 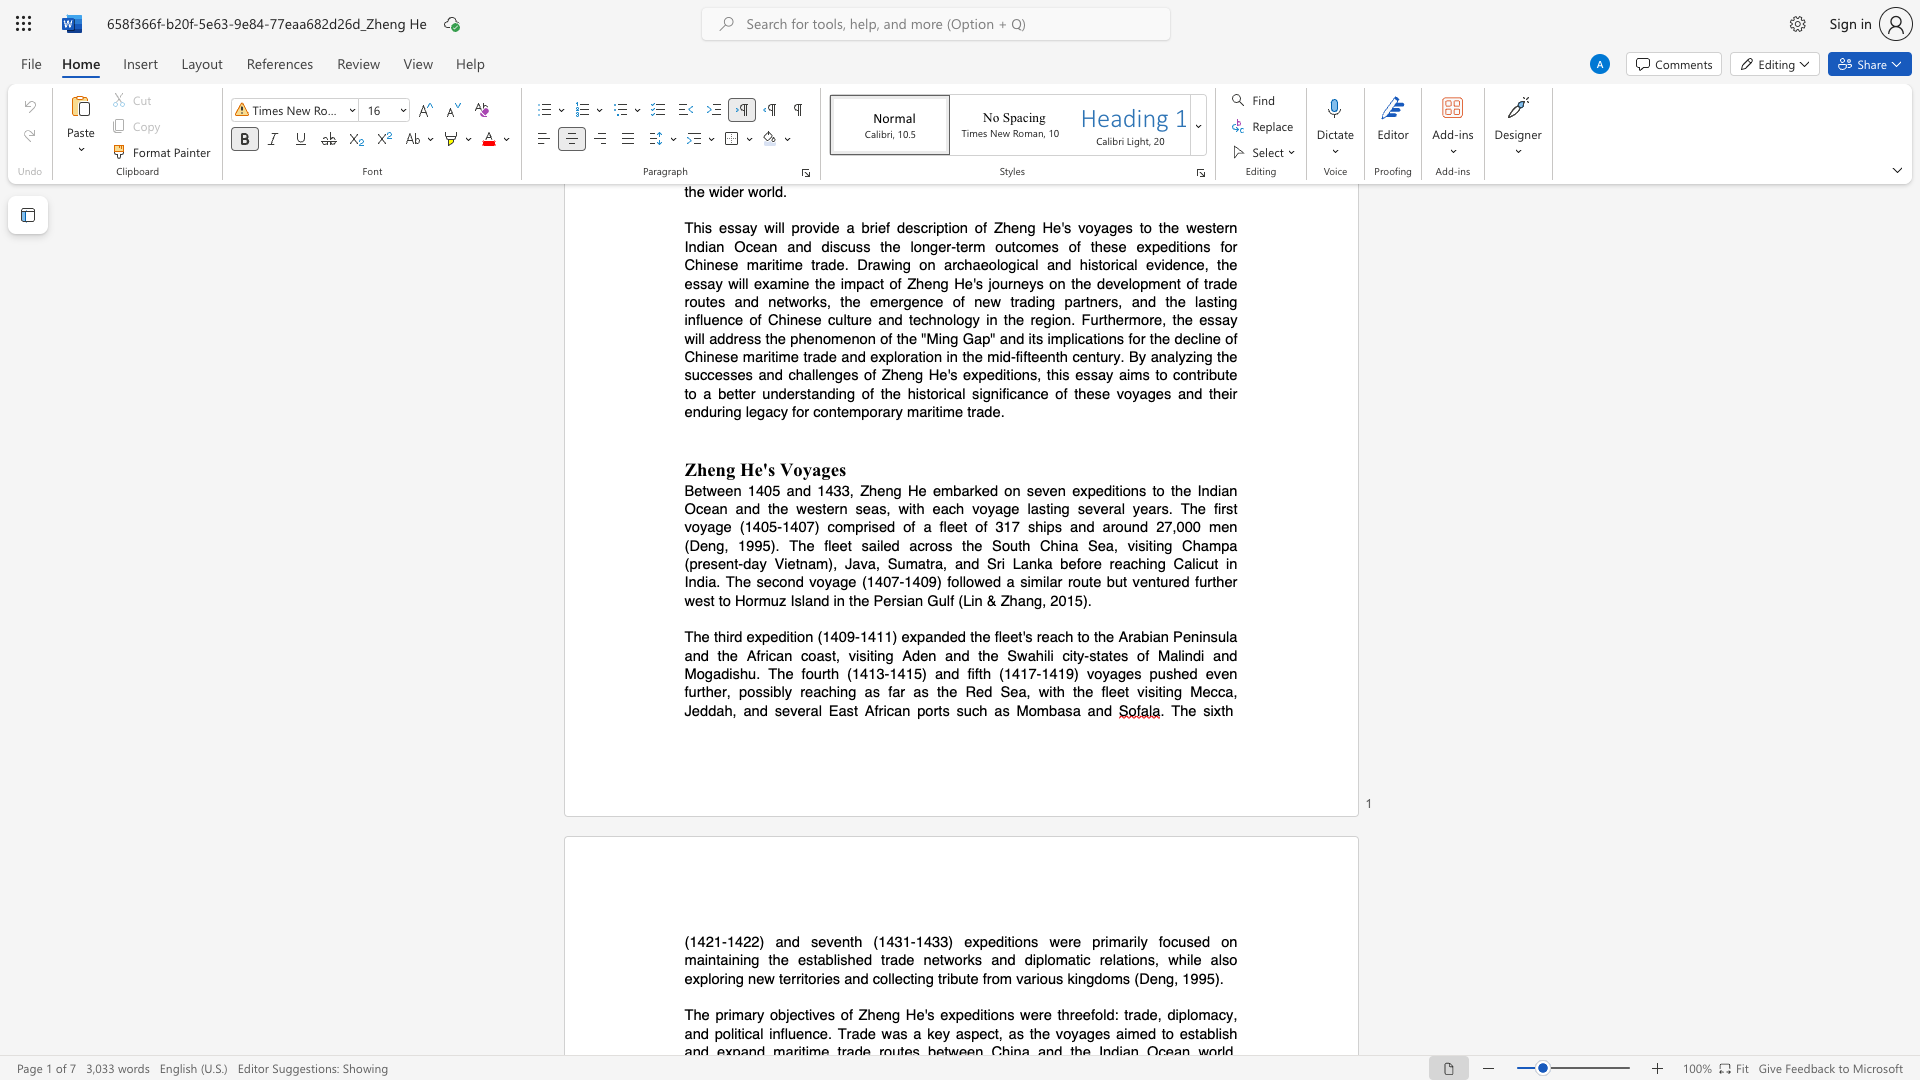 What do you see at coordinates (768, 1015) in the screenshot?
I see `the subset text "obj" within the text "objectives"` at bounding box center [768, 1015].